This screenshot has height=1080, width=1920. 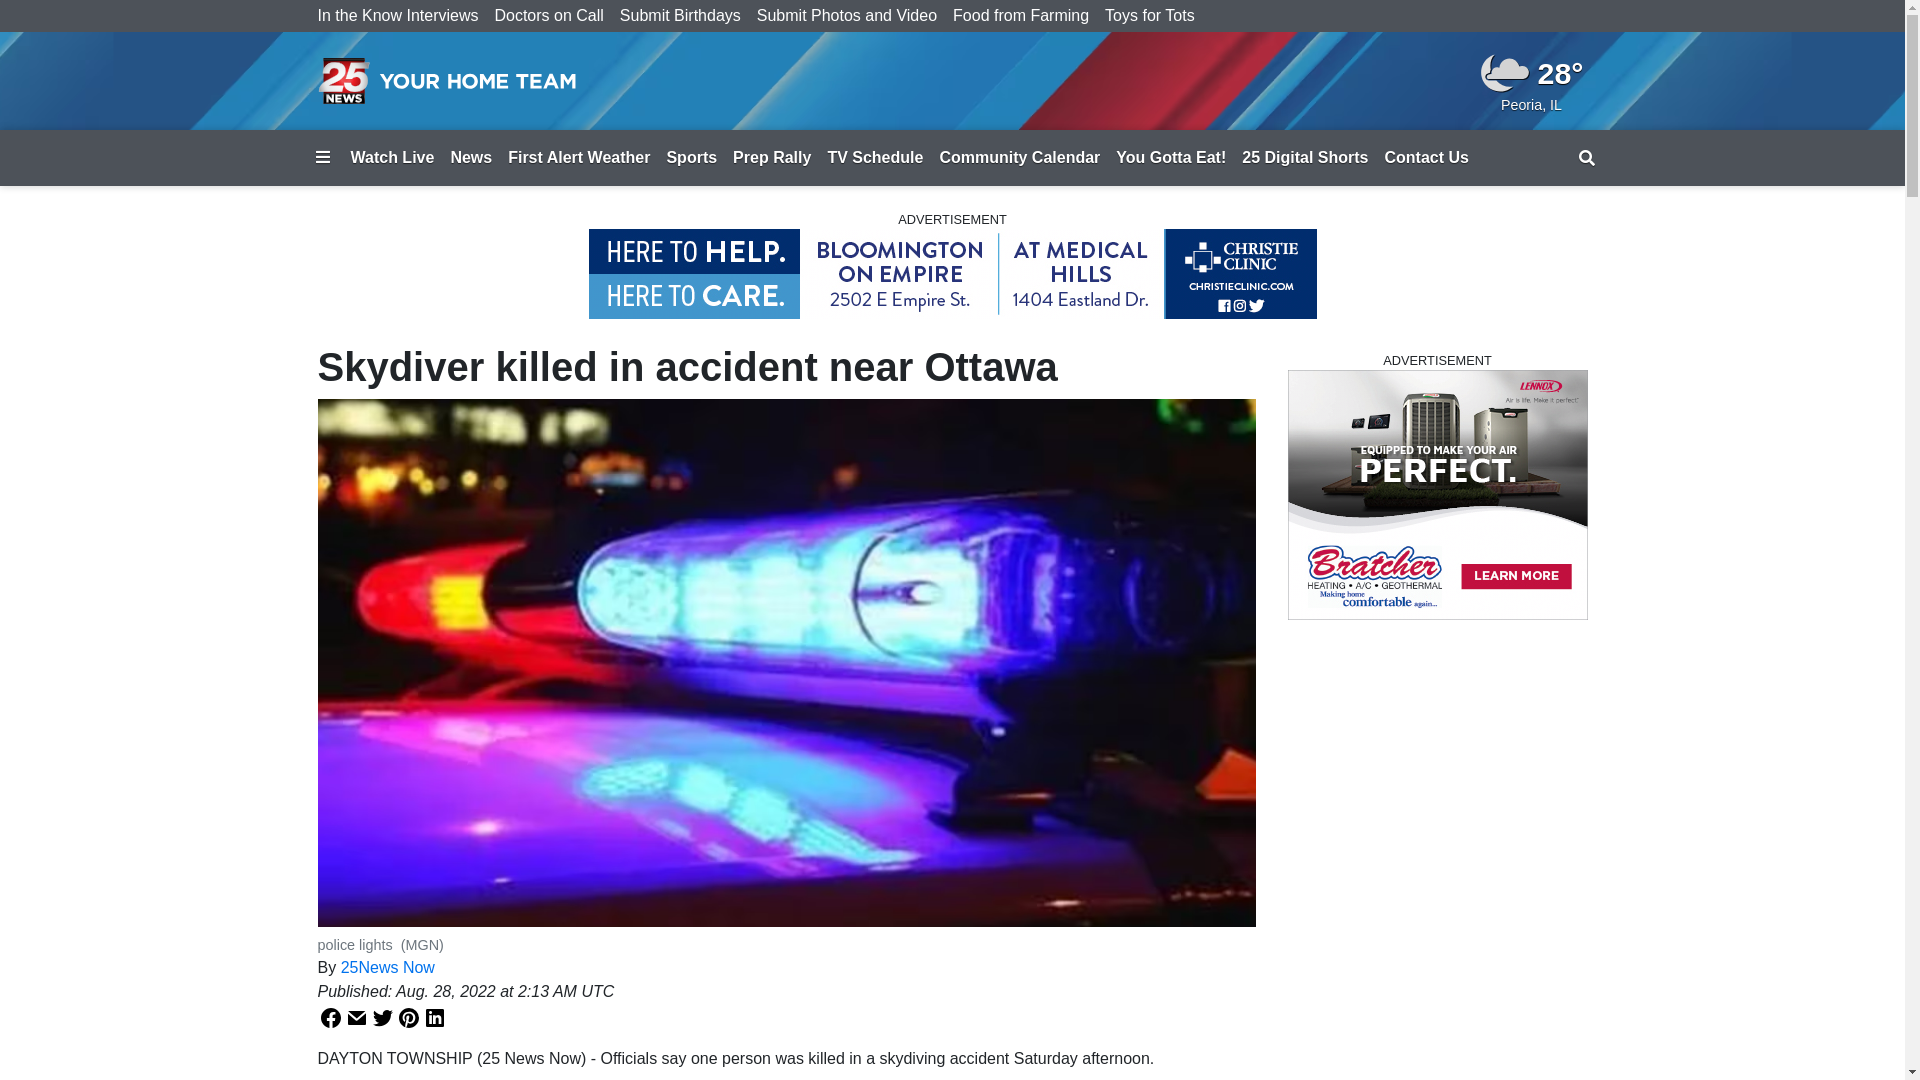 What do you see at coordinates (392, 157) in the screenshot?
I see `'Watch Live'` at bounding box center [392, 157].